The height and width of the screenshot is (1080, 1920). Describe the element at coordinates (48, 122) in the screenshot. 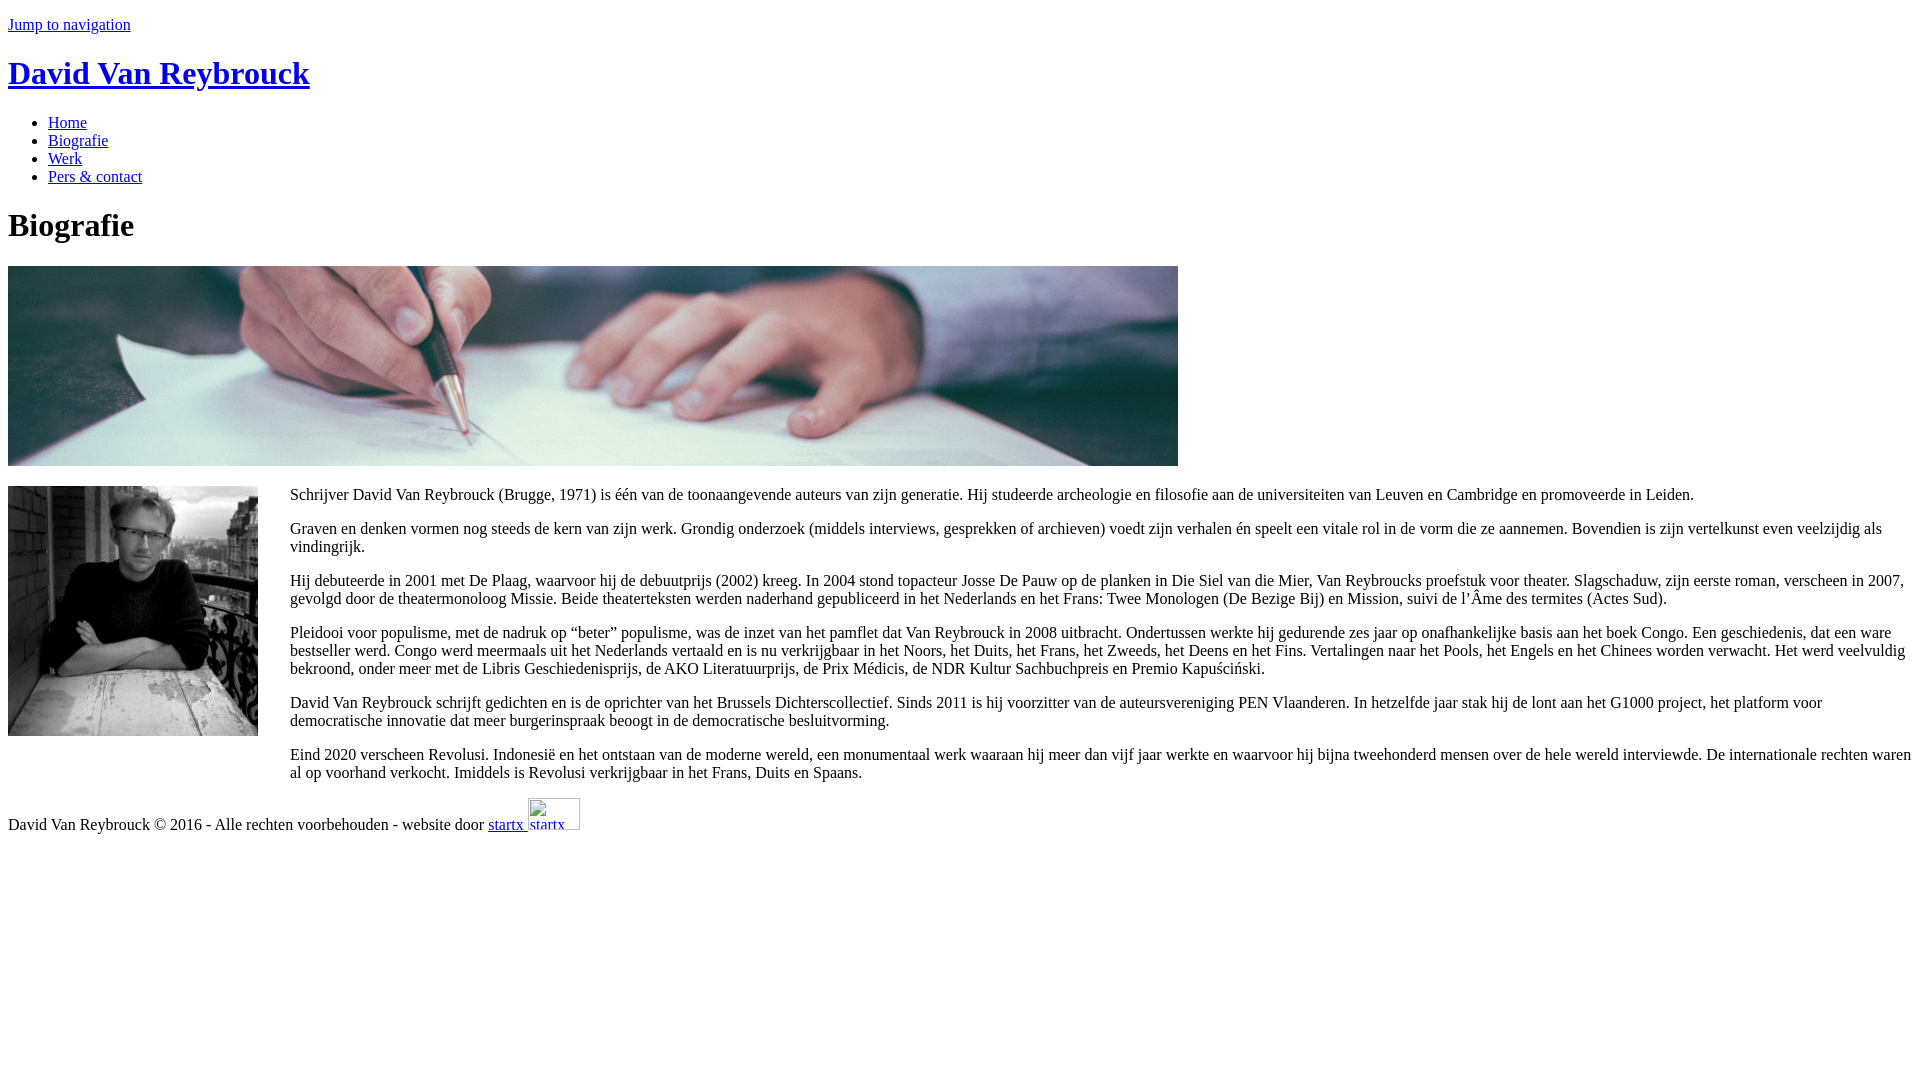

I see `'Home'` at that location.